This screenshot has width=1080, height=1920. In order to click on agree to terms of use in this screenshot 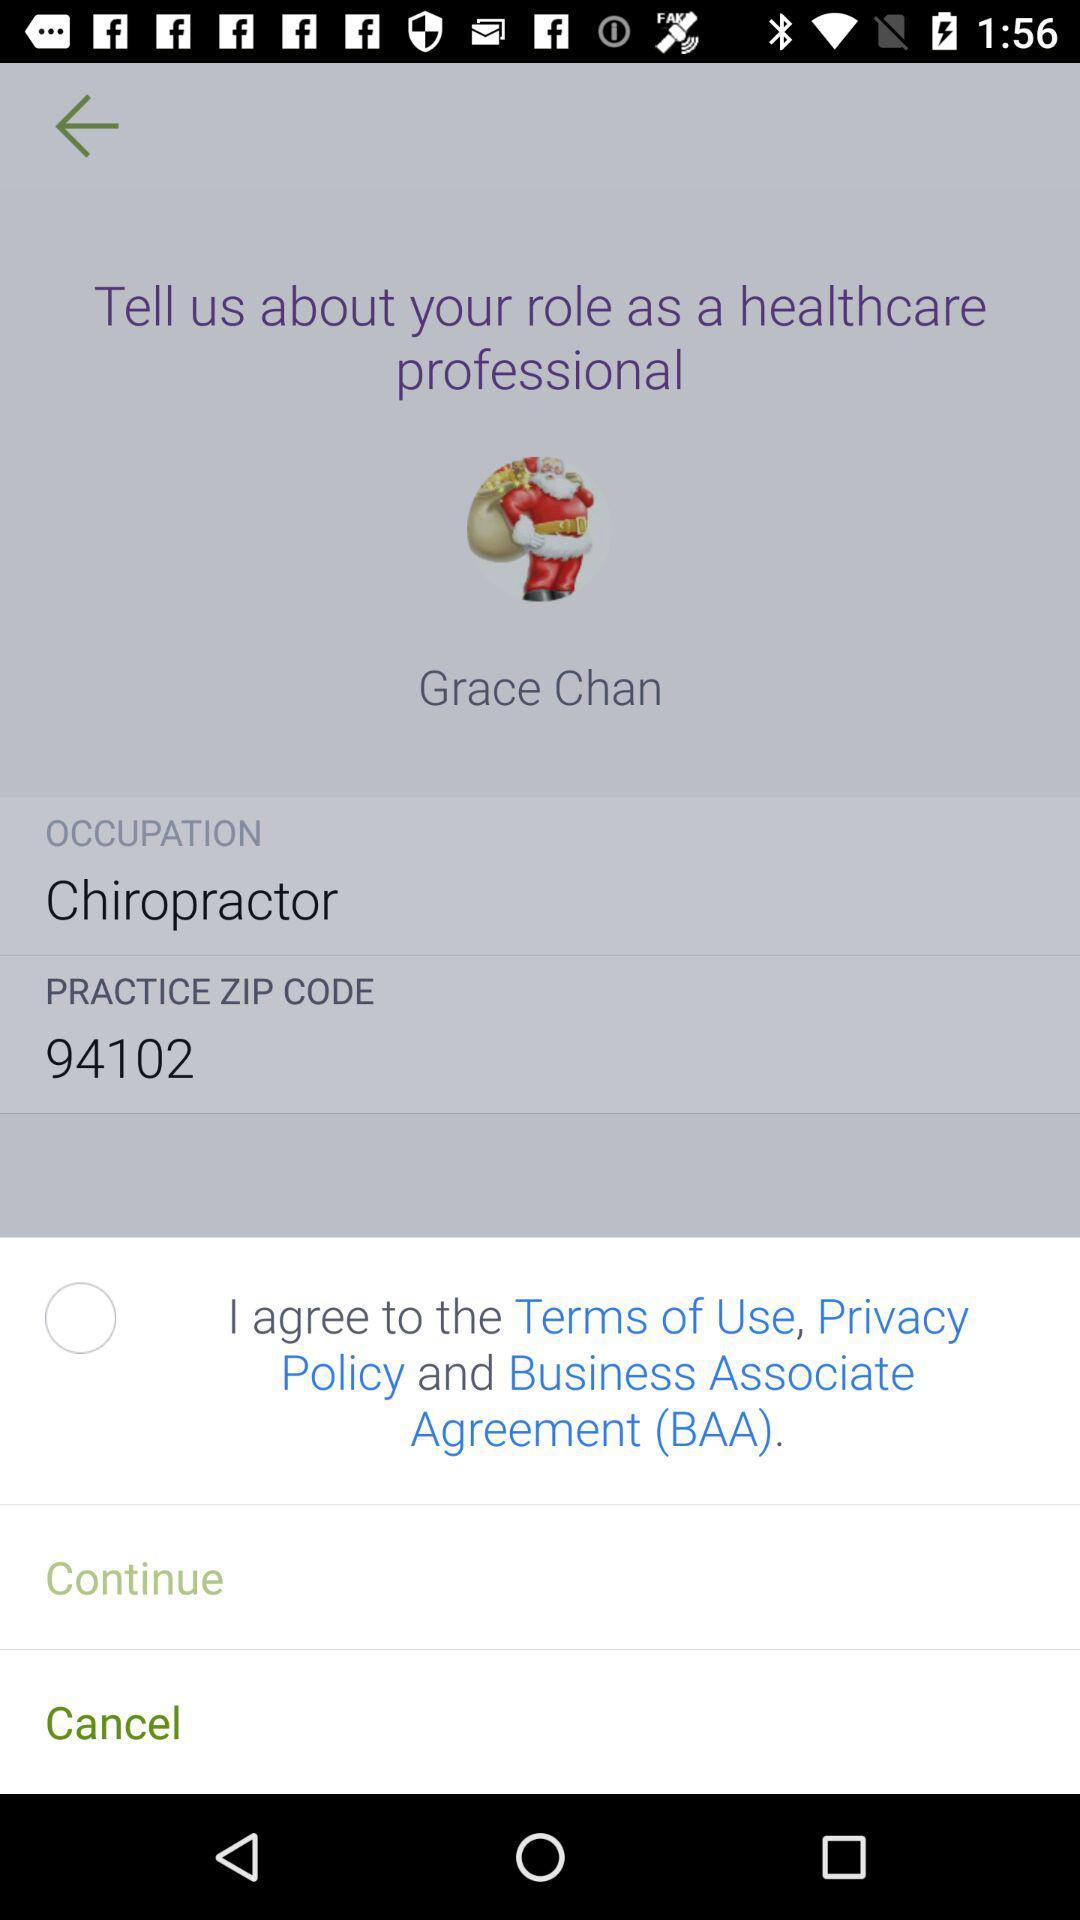, I will do `click(103, 1318)`.